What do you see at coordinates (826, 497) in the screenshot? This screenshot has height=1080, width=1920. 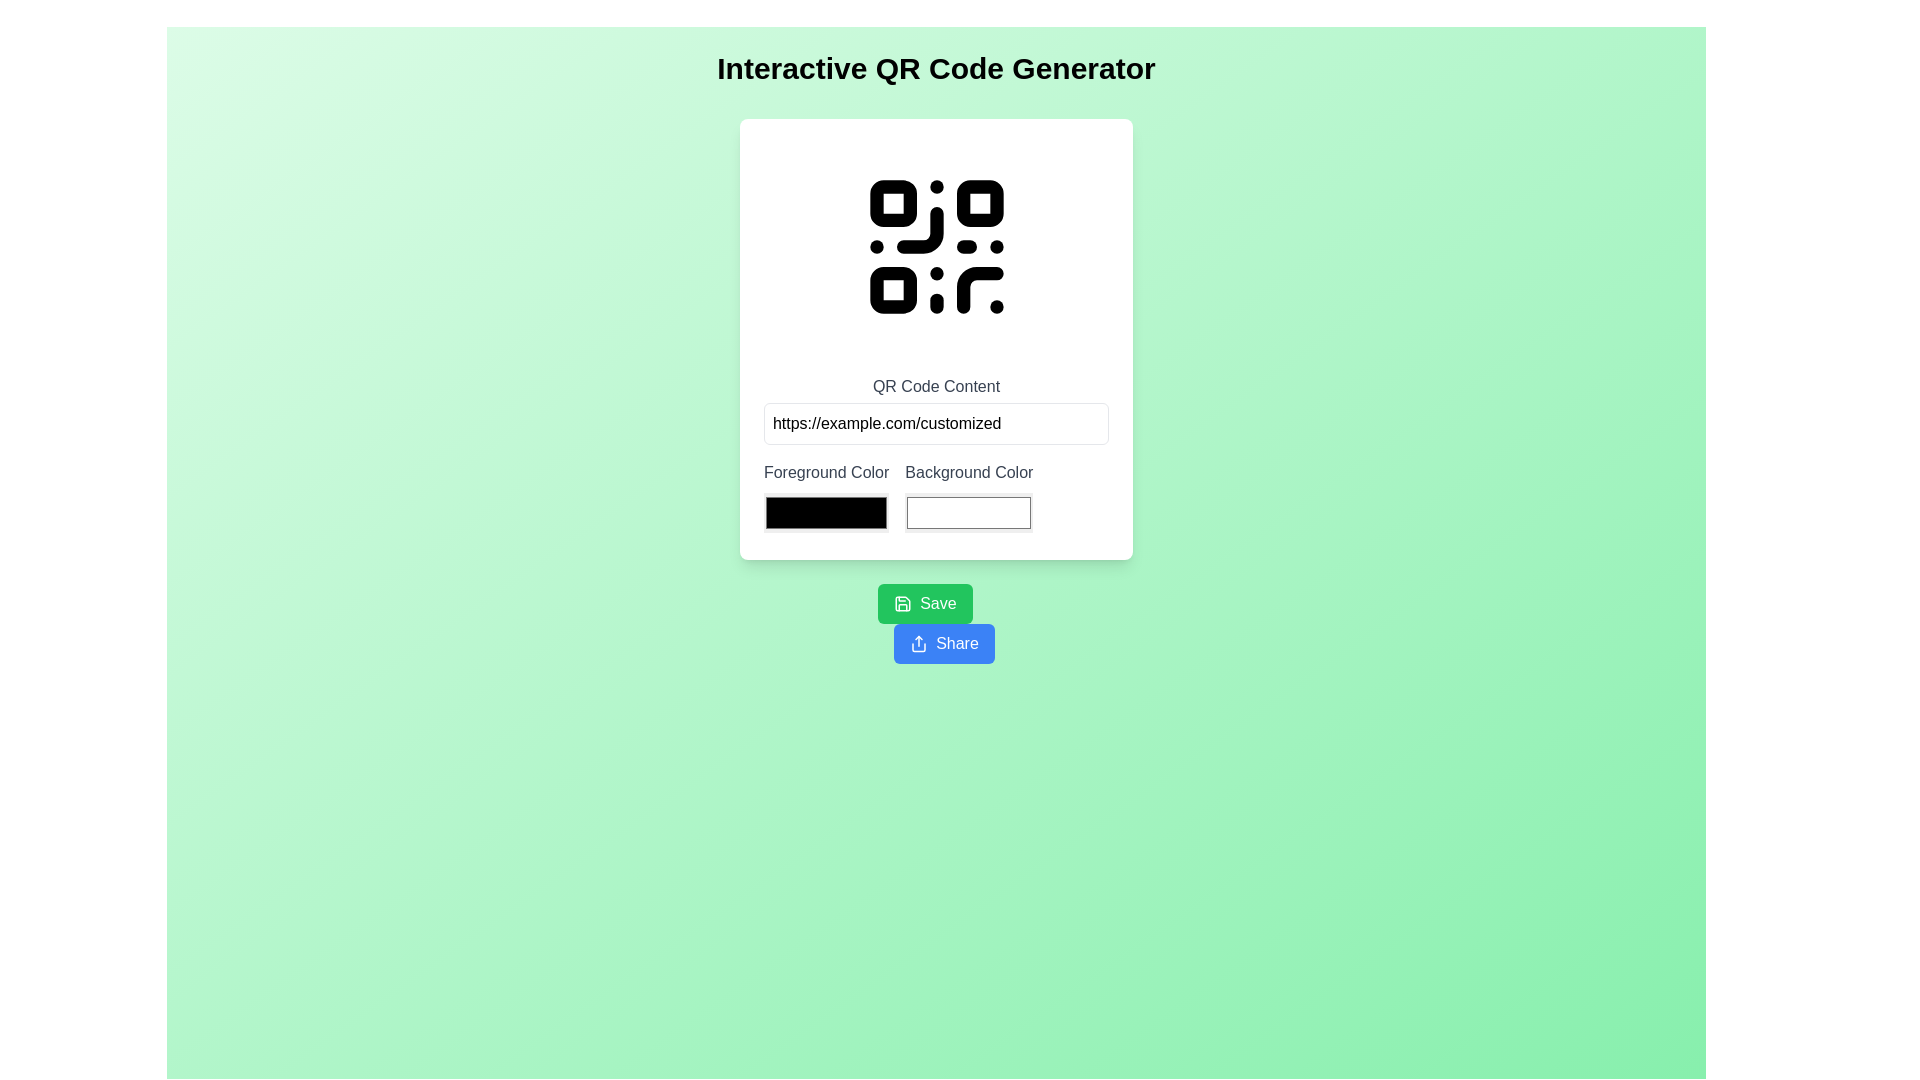 I see `the color input field labeled 'Foreground Color', which is a rectangular black input field positioned below the text label` at bounding box center [826, 497].